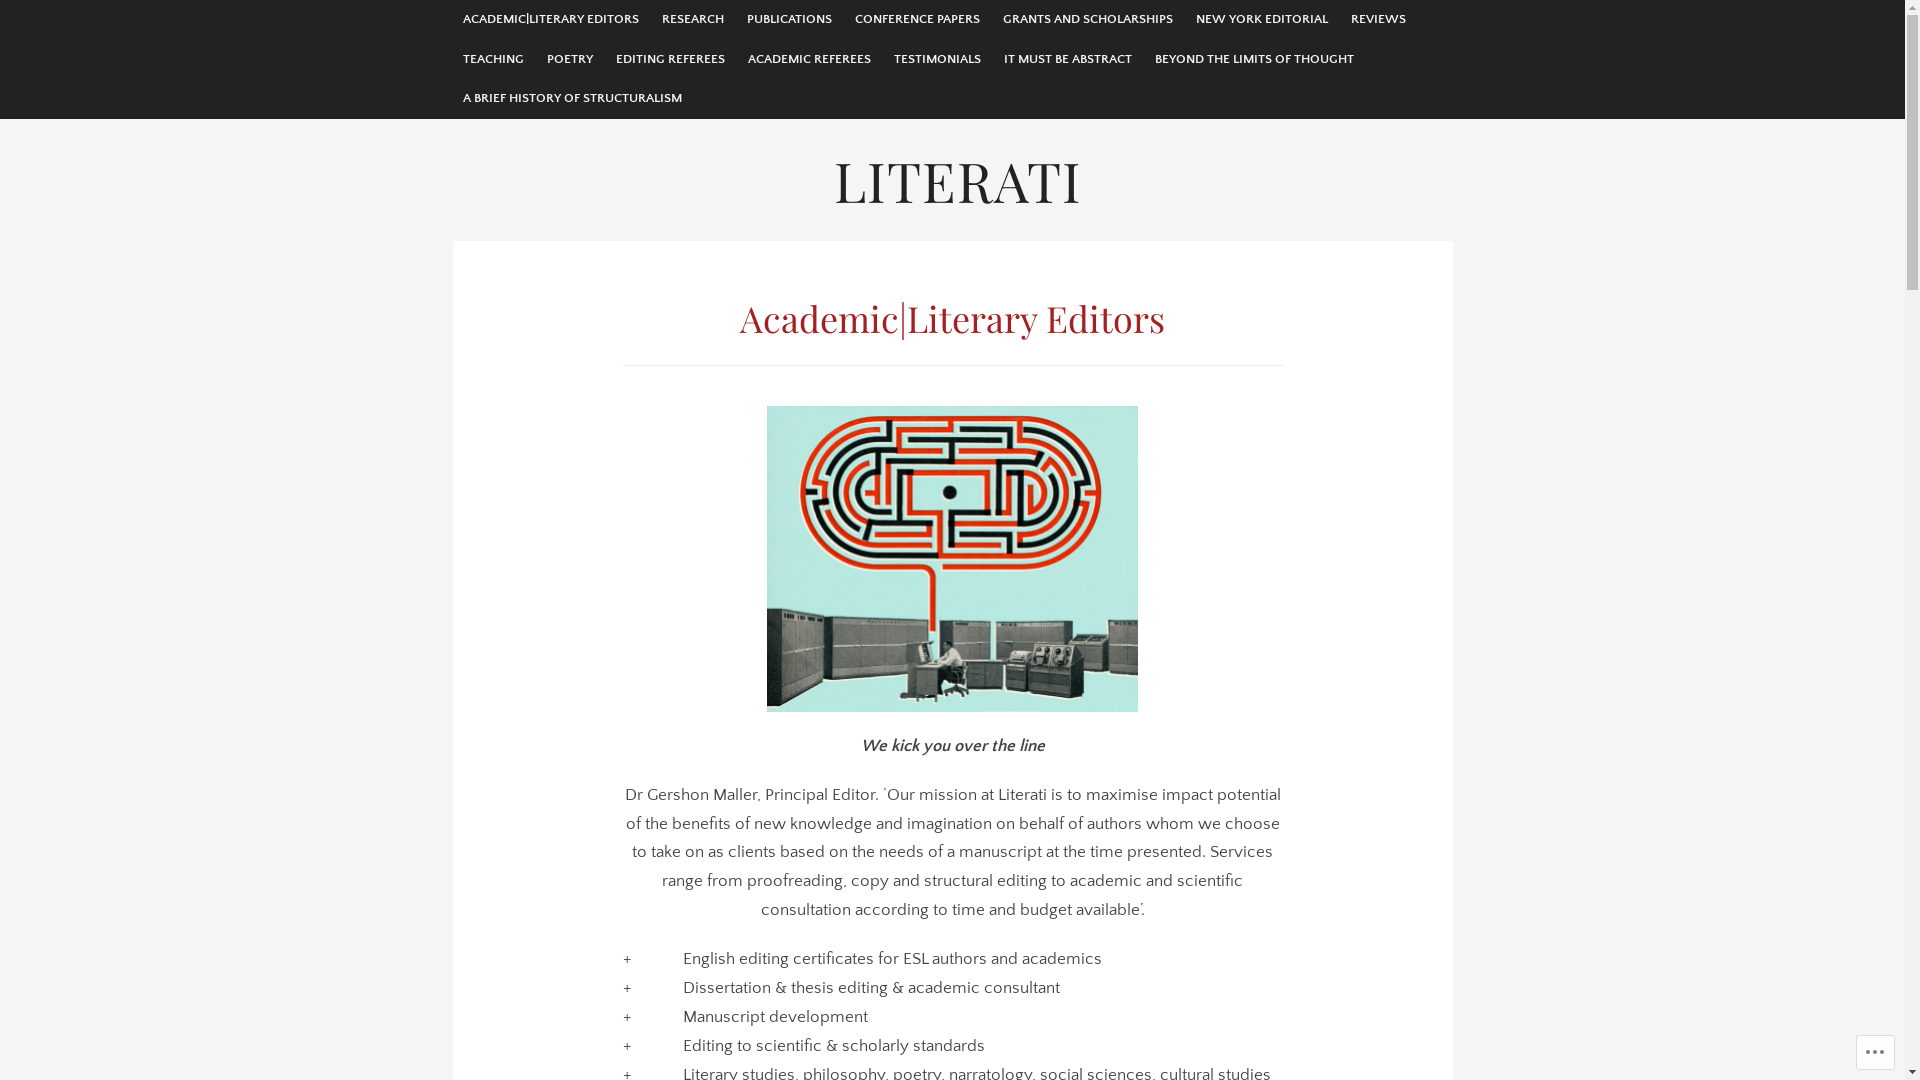 The image size is (1920, 1080). I want to click on 'IT MUST BE ABSTRACT', so click(1003, 59).